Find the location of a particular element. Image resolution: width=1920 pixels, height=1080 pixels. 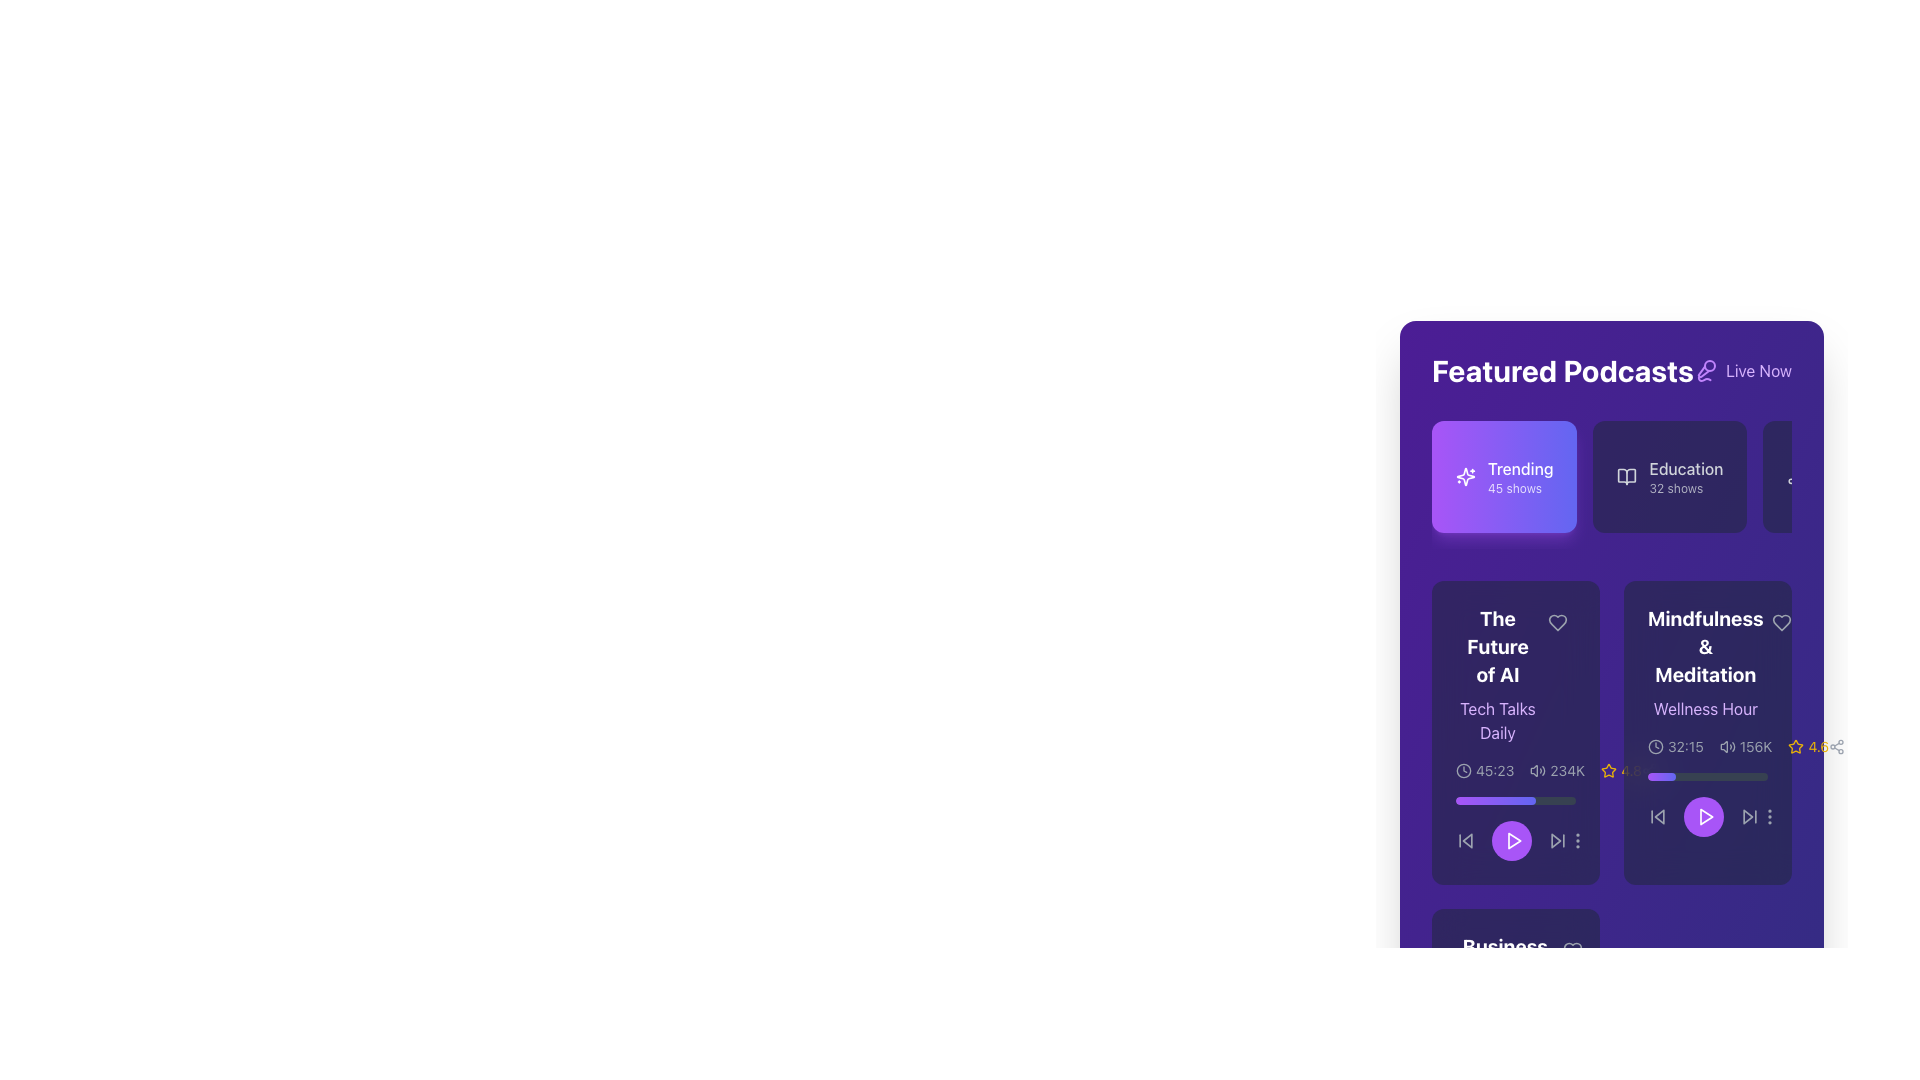

the 'Trending' category selector button located in the top-left corner of the horizontal list under 'Featured Podcasts' is located at coordinates (1504, 477).